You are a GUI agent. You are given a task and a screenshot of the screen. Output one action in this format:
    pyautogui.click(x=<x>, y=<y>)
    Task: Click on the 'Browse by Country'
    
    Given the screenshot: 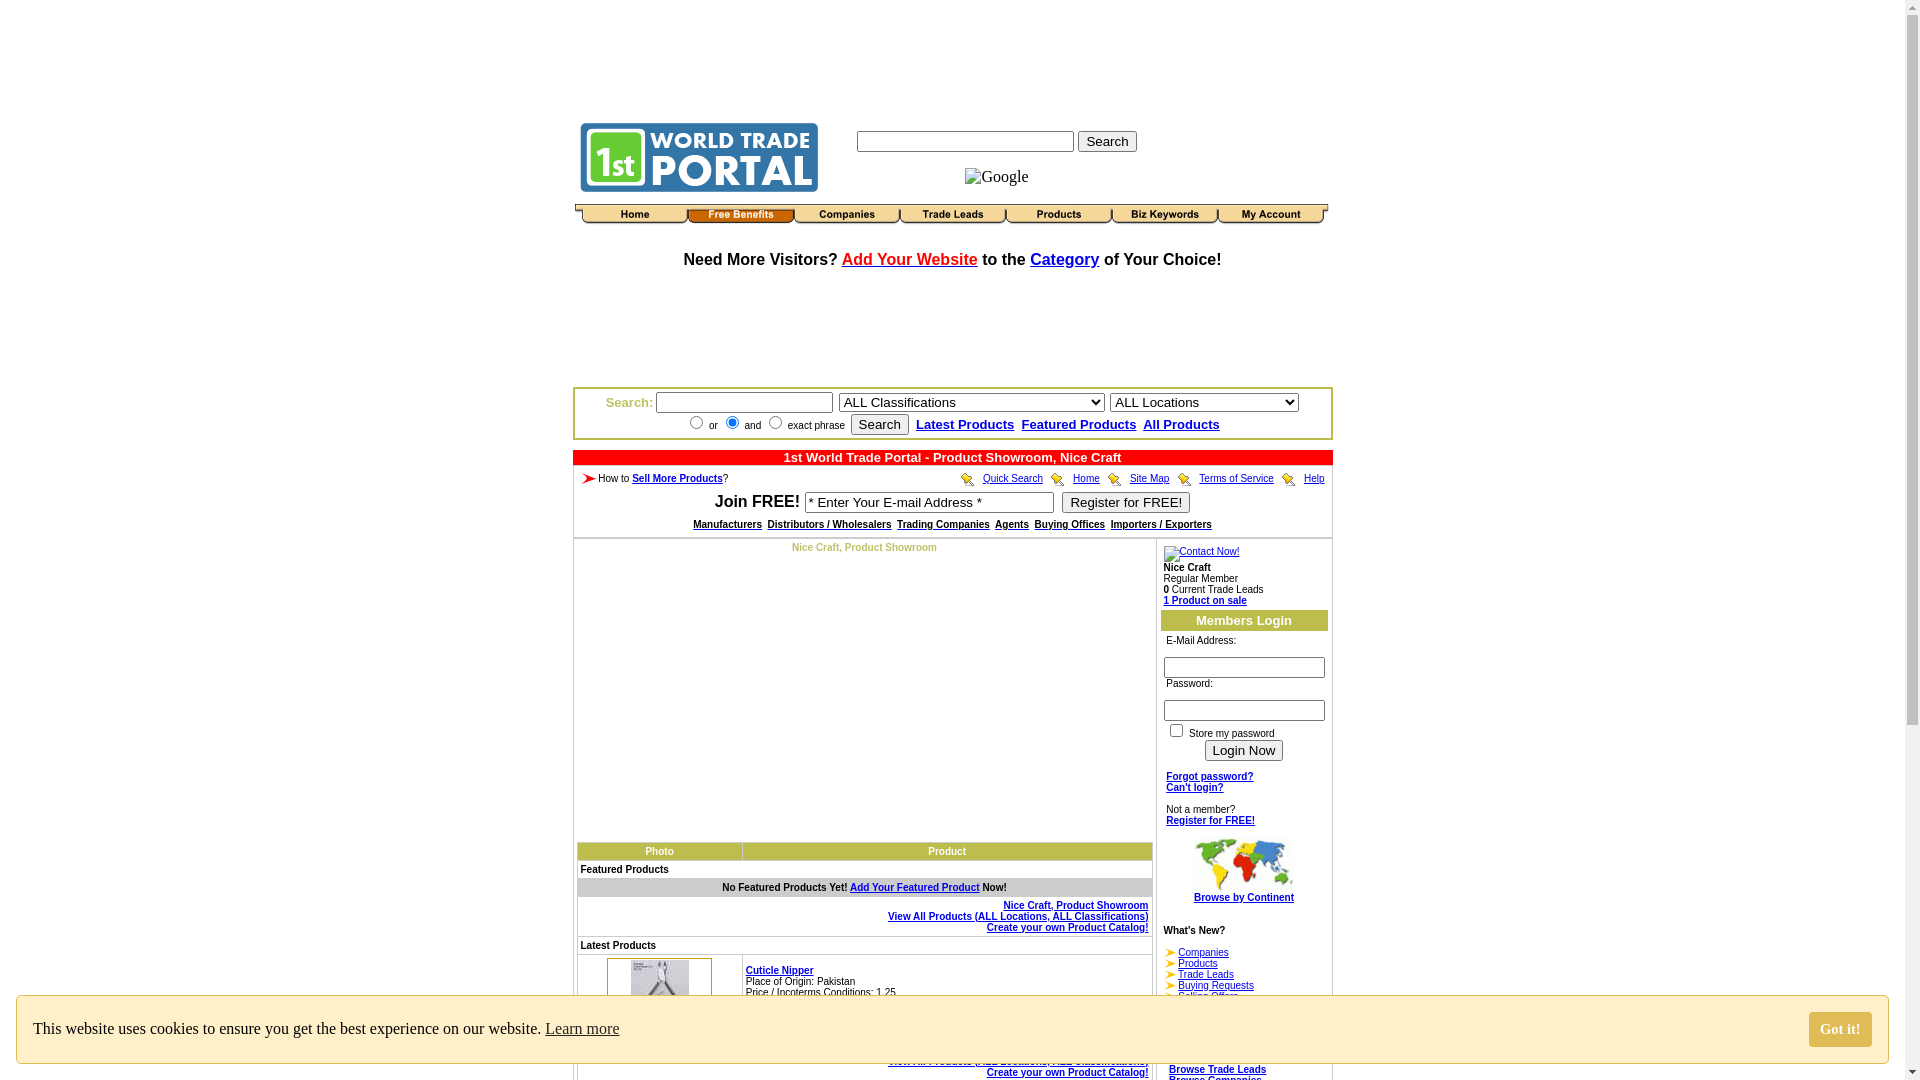 What is the action you would take?
    pyautogui.click(x=1169, y=1057)
    